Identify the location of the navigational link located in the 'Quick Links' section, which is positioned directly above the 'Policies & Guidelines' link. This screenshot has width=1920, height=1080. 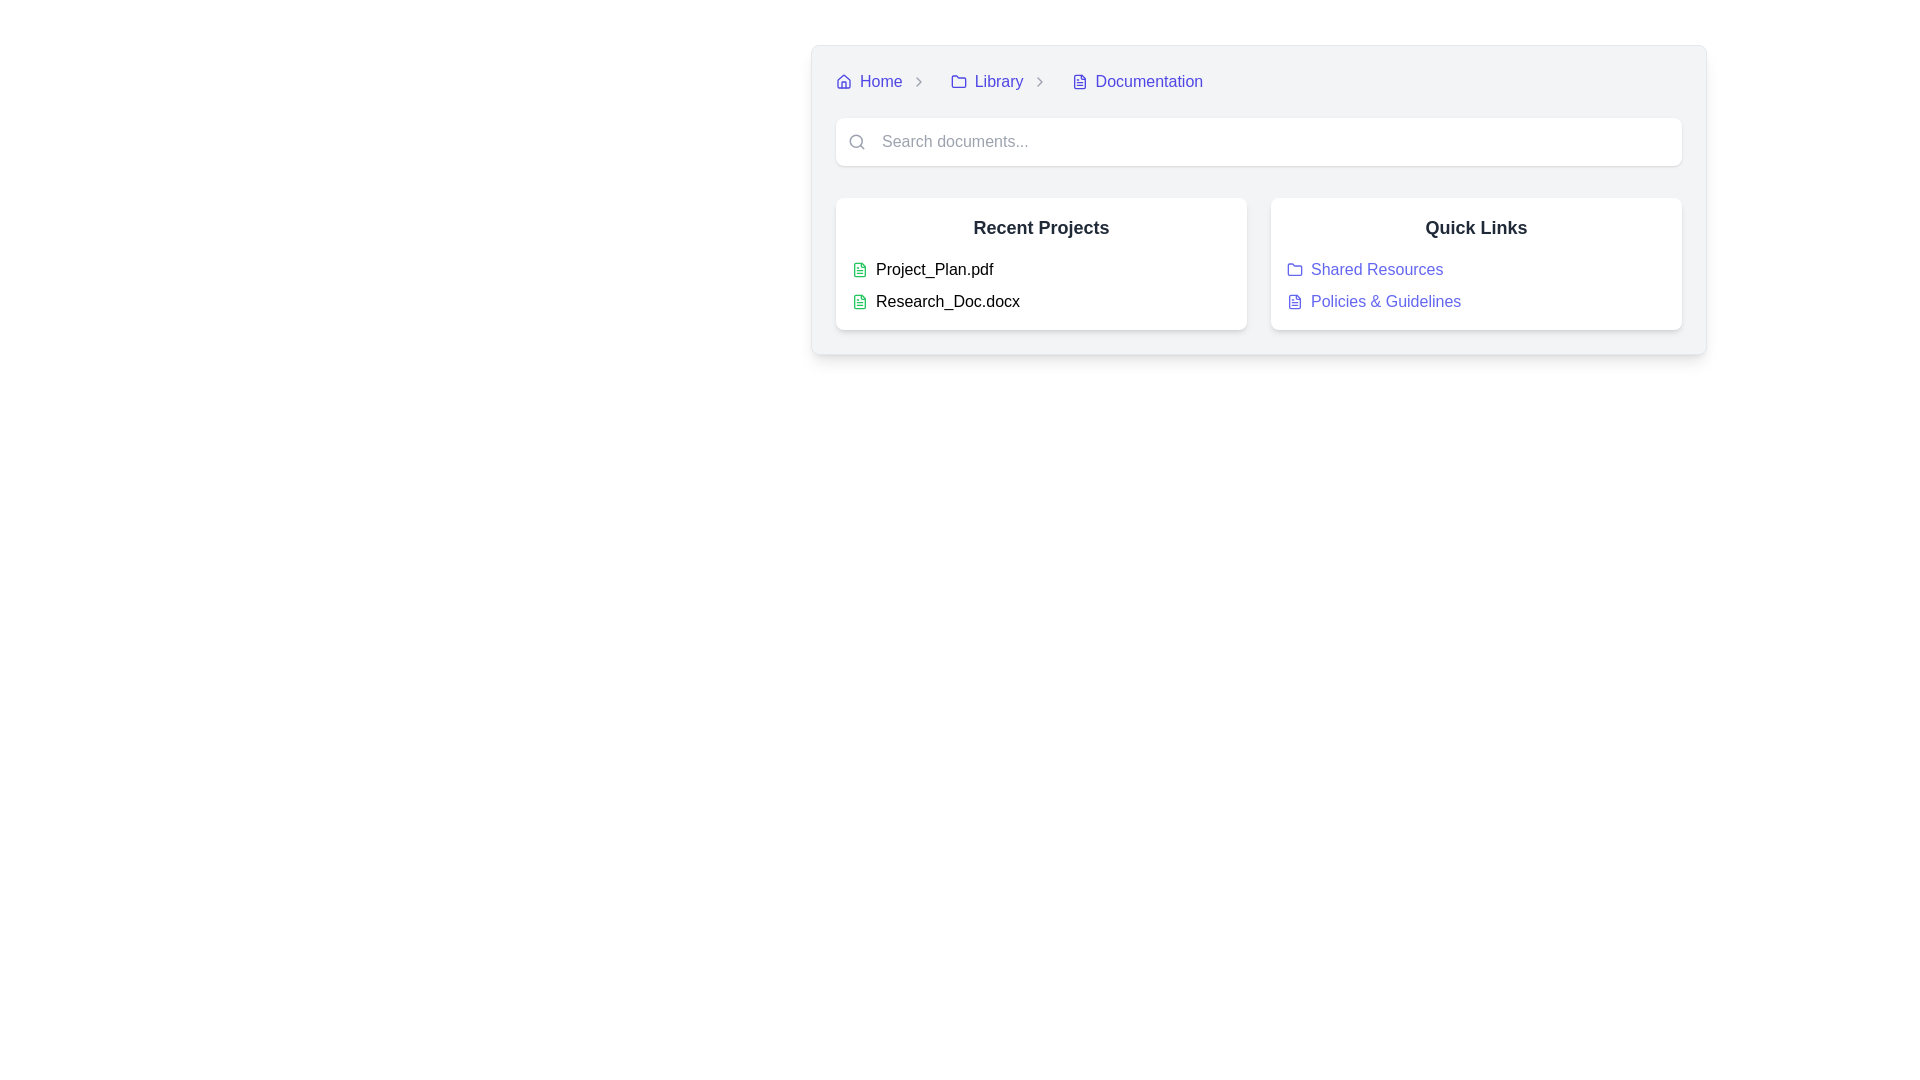
(1476, 270).